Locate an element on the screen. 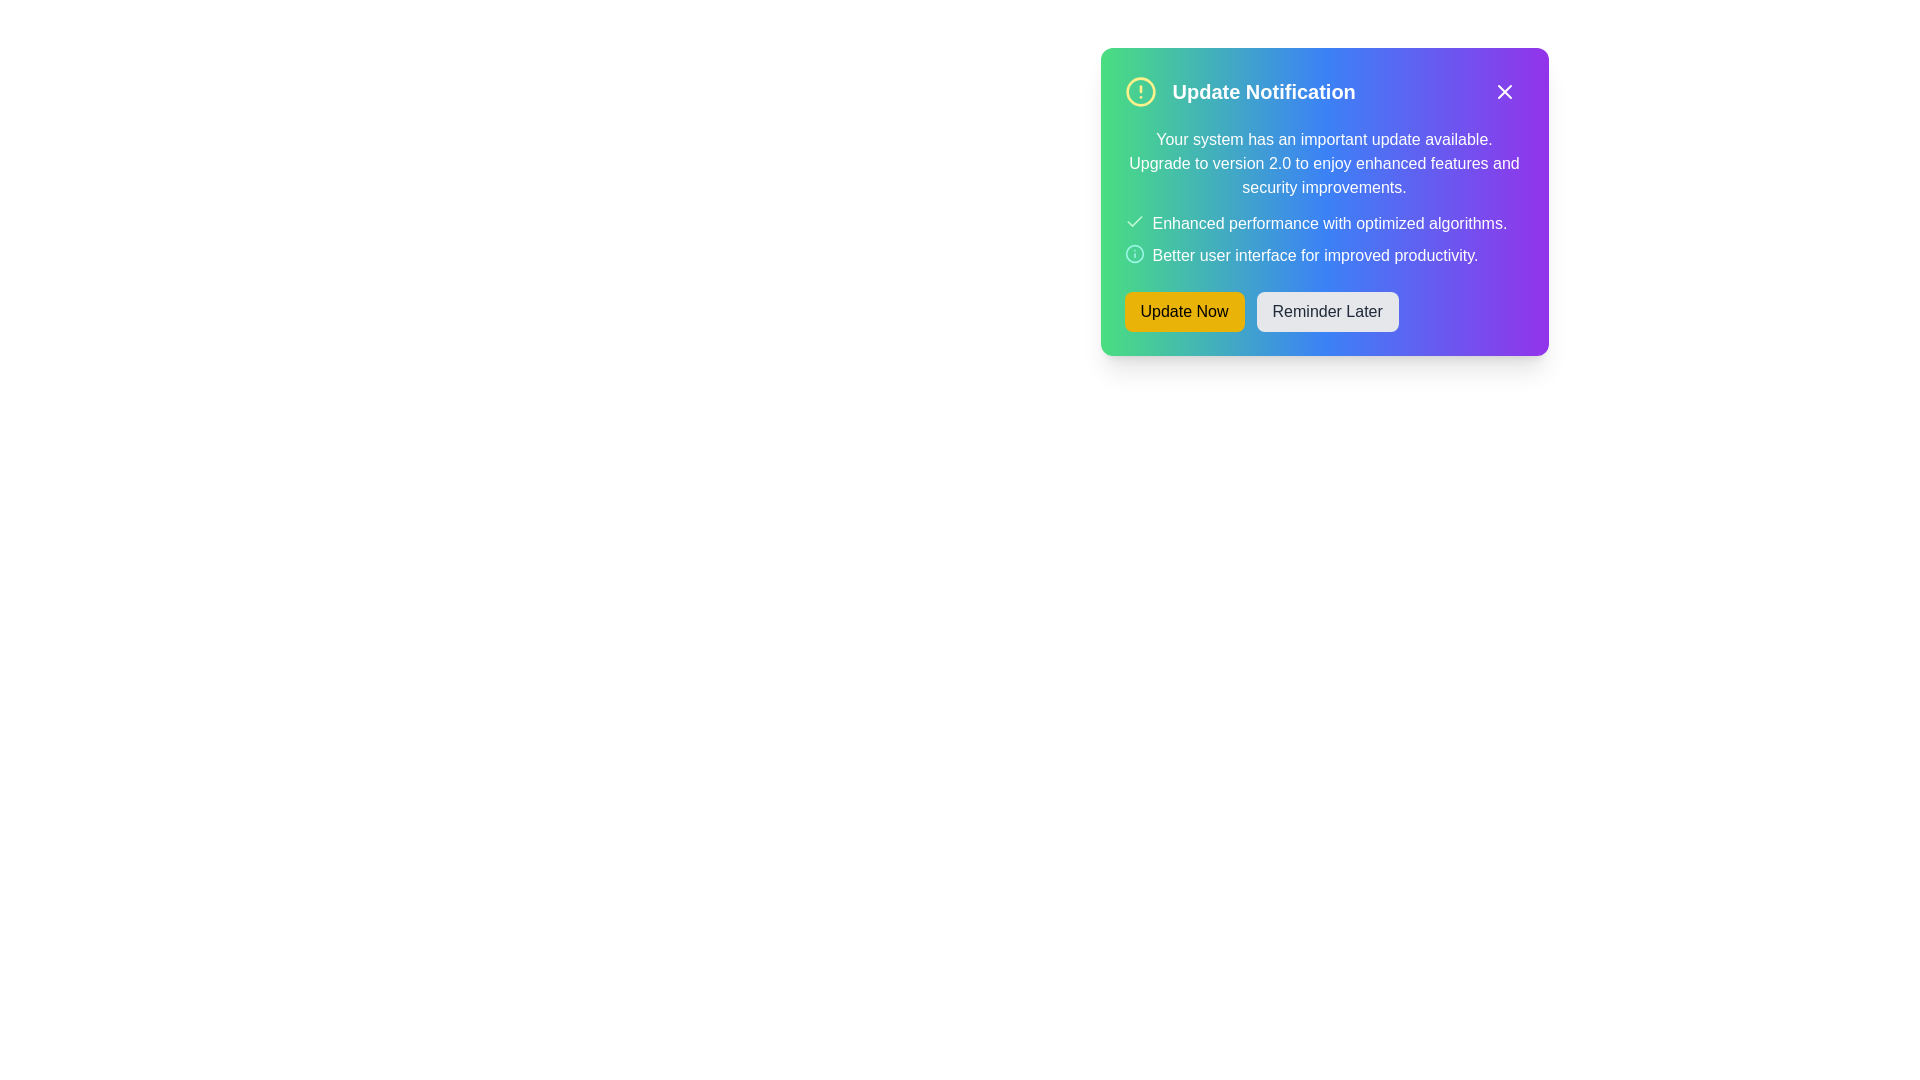  the minimalist close button with a stylized 'X' icon located in the top right corner of the notification card next to the 'Update Notification' header is located at coordinates (1504, 92).